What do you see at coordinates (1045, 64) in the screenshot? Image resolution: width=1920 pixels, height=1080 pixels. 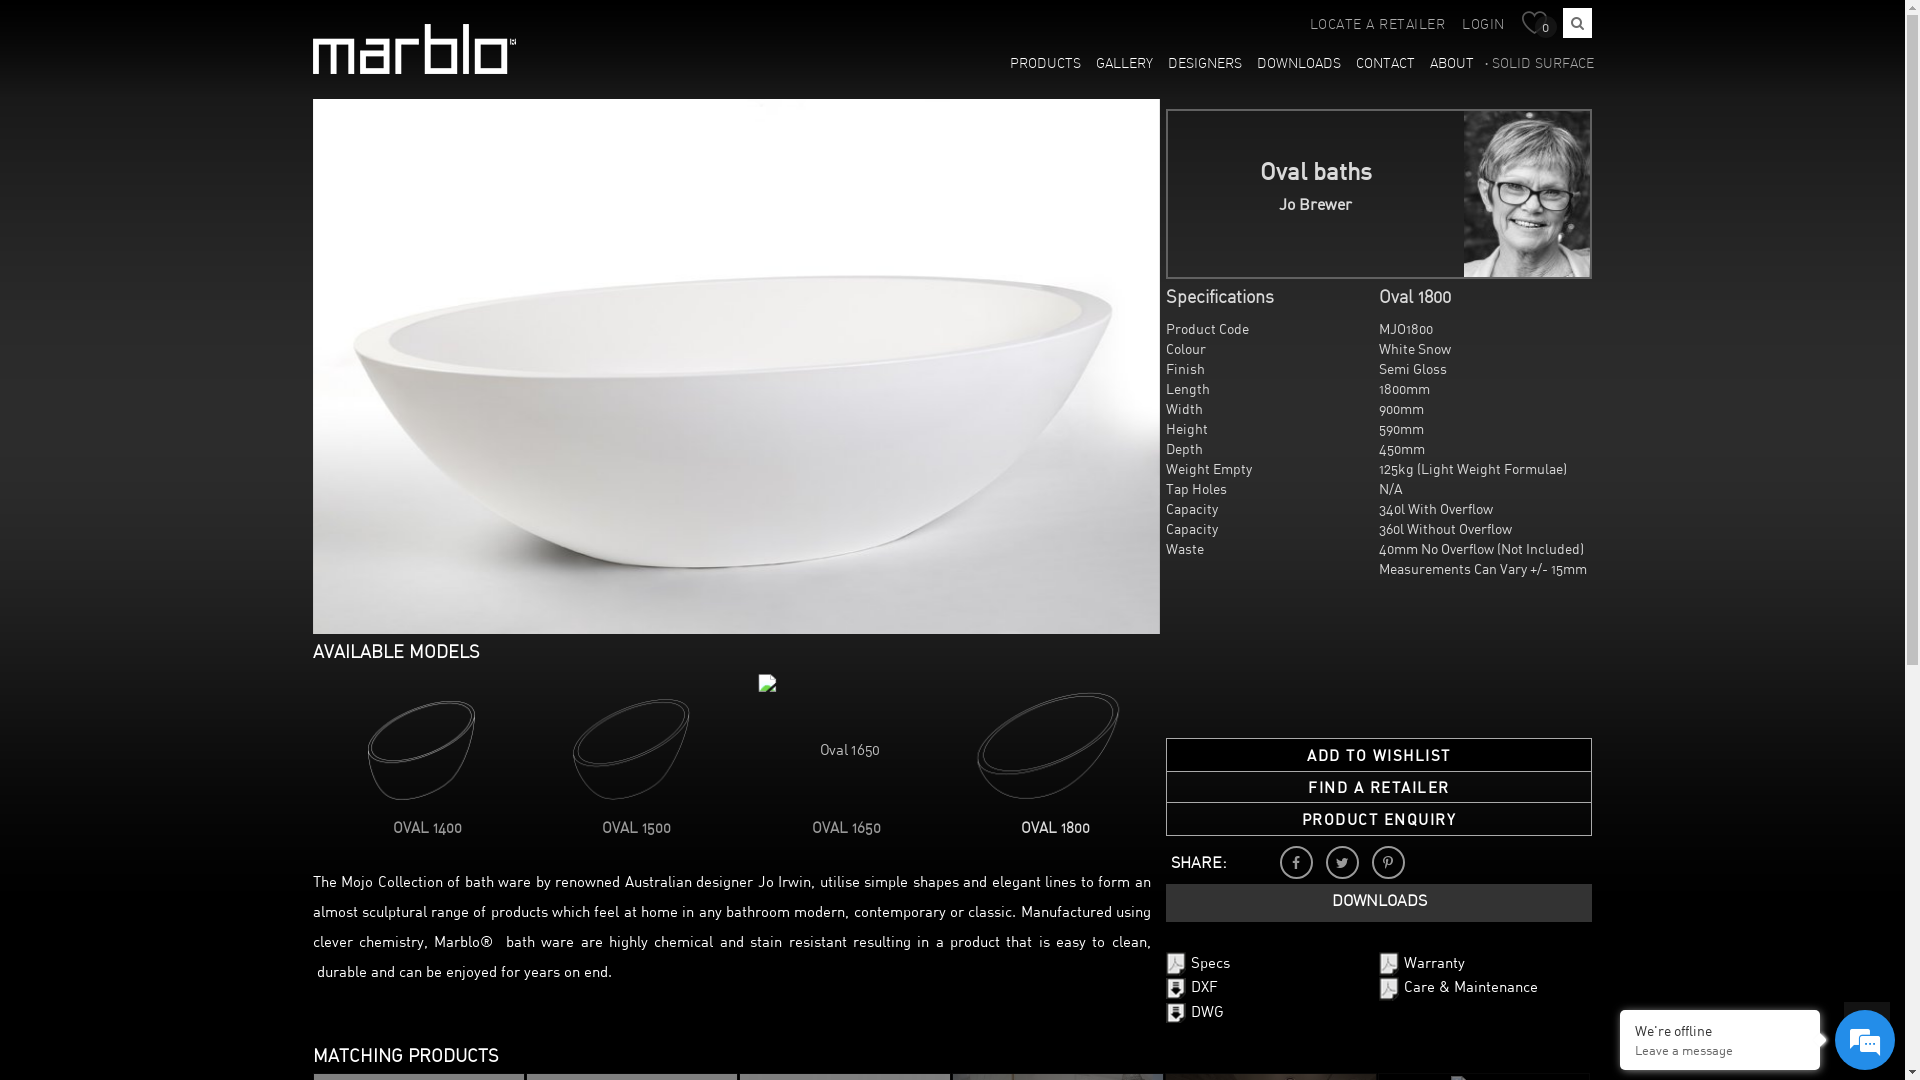 I see `'PRODUCTS'` at bounding box center [1045, 64].